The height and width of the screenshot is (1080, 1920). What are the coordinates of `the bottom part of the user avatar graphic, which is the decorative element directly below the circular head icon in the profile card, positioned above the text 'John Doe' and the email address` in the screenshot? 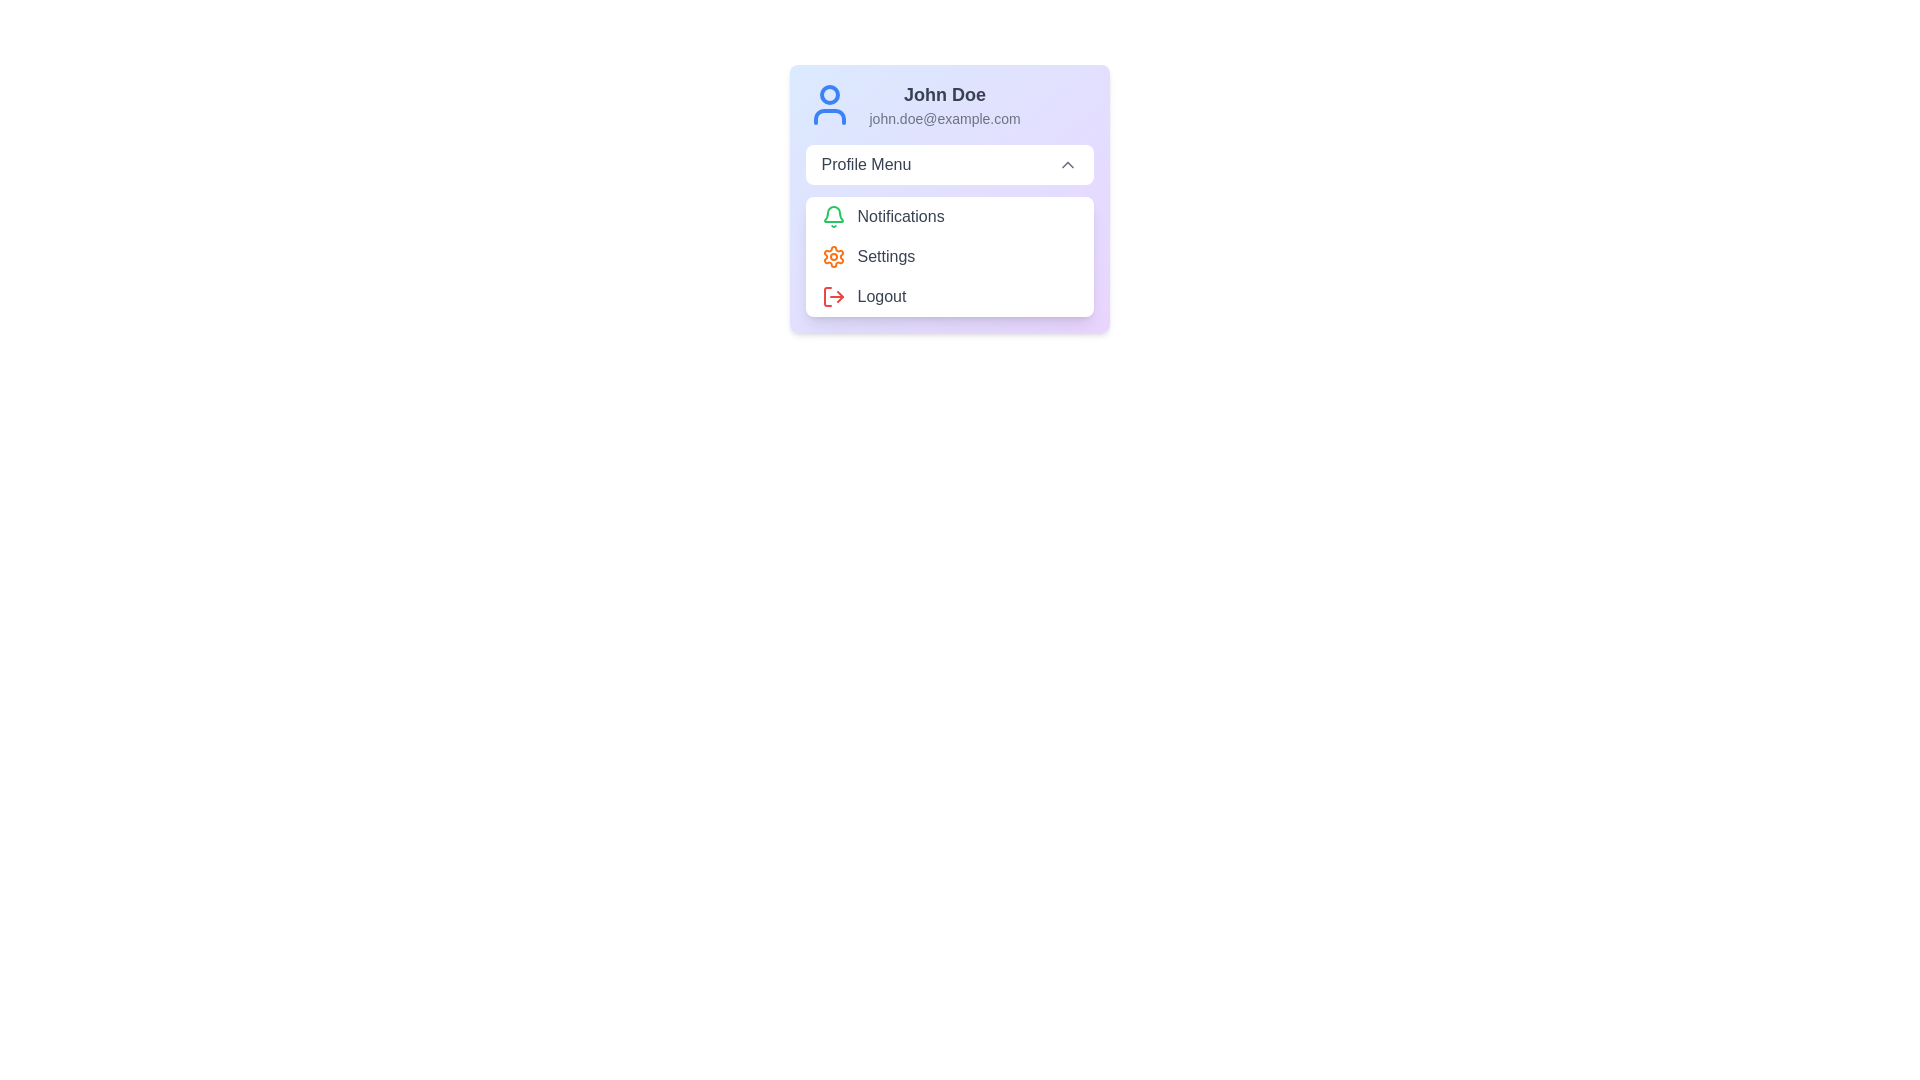 It's located at (829, 116).